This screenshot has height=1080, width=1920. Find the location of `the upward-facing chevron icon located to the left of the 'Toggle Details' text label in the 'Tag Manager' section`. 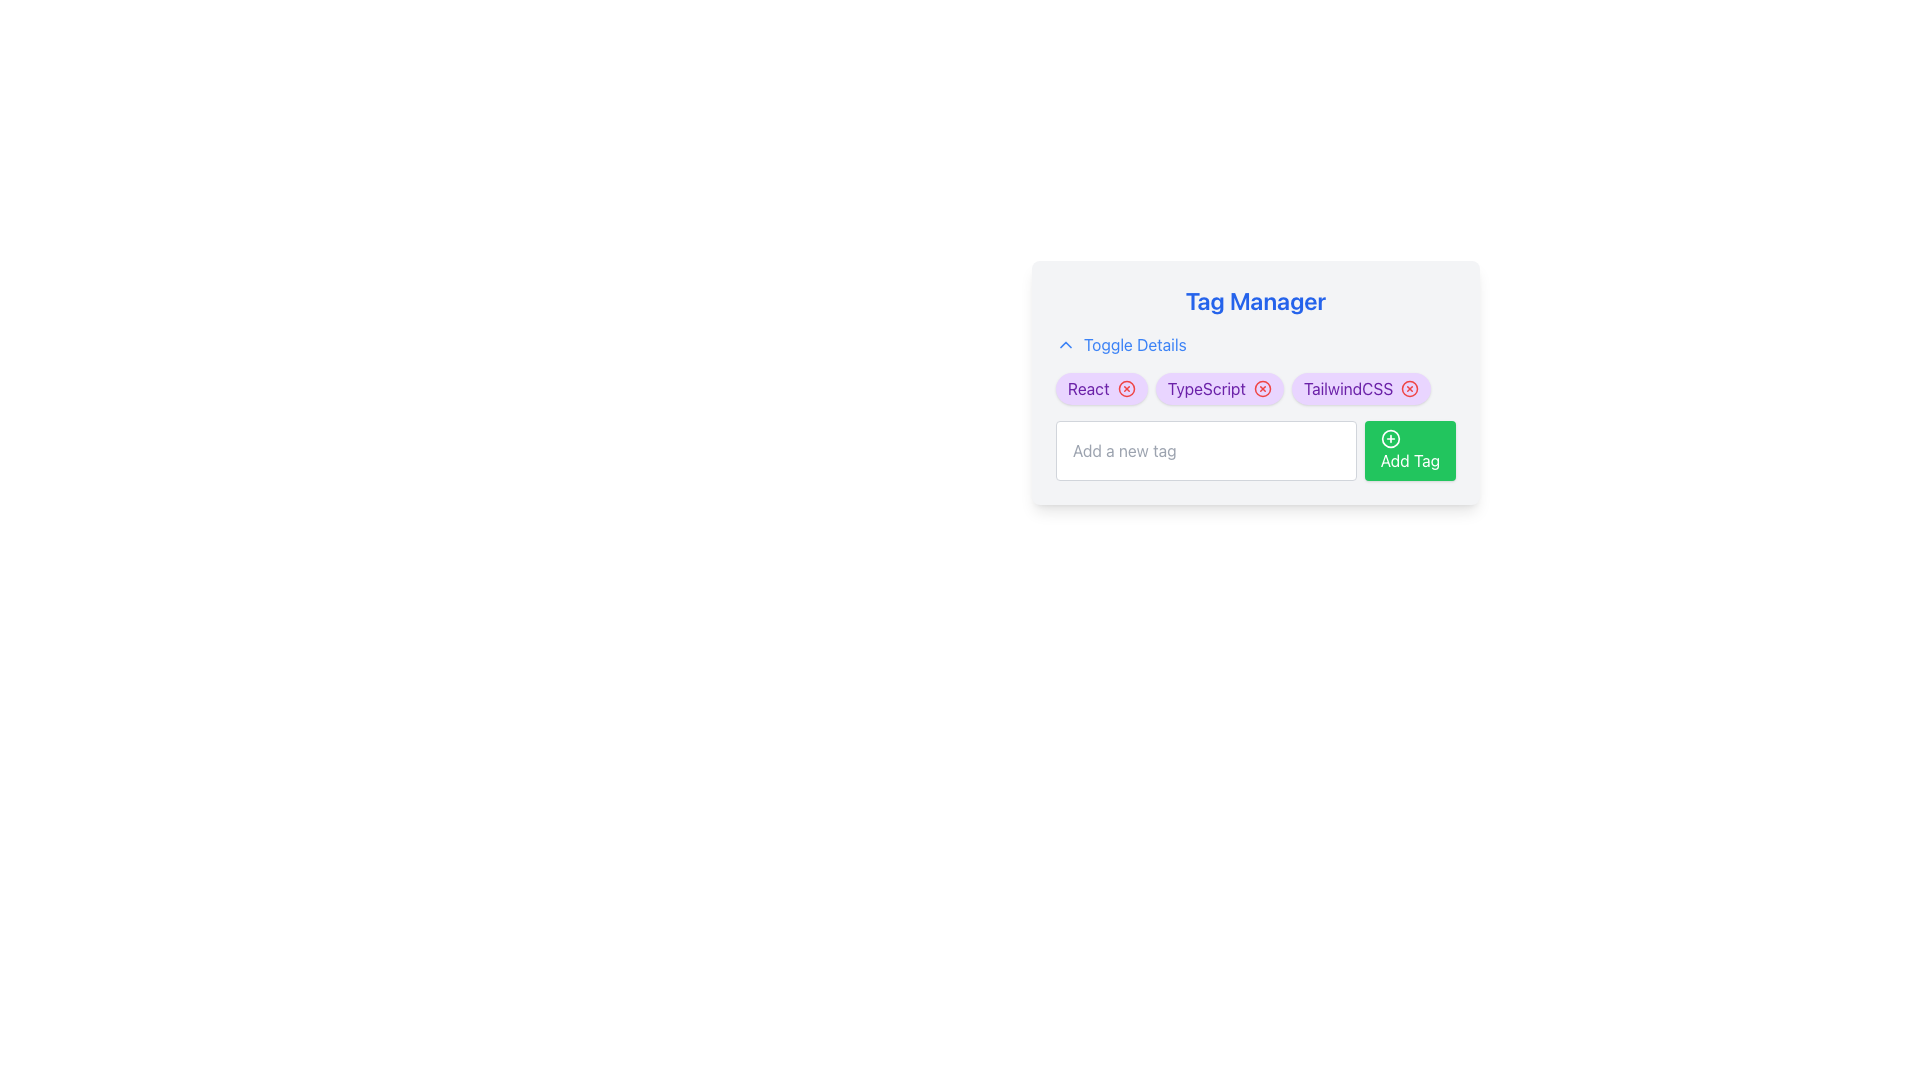

the upward-facing chevron icon located to the left of the 'Toggle Details' text label in the 'Tag Manager' section is located at coordinates (1064, 343).